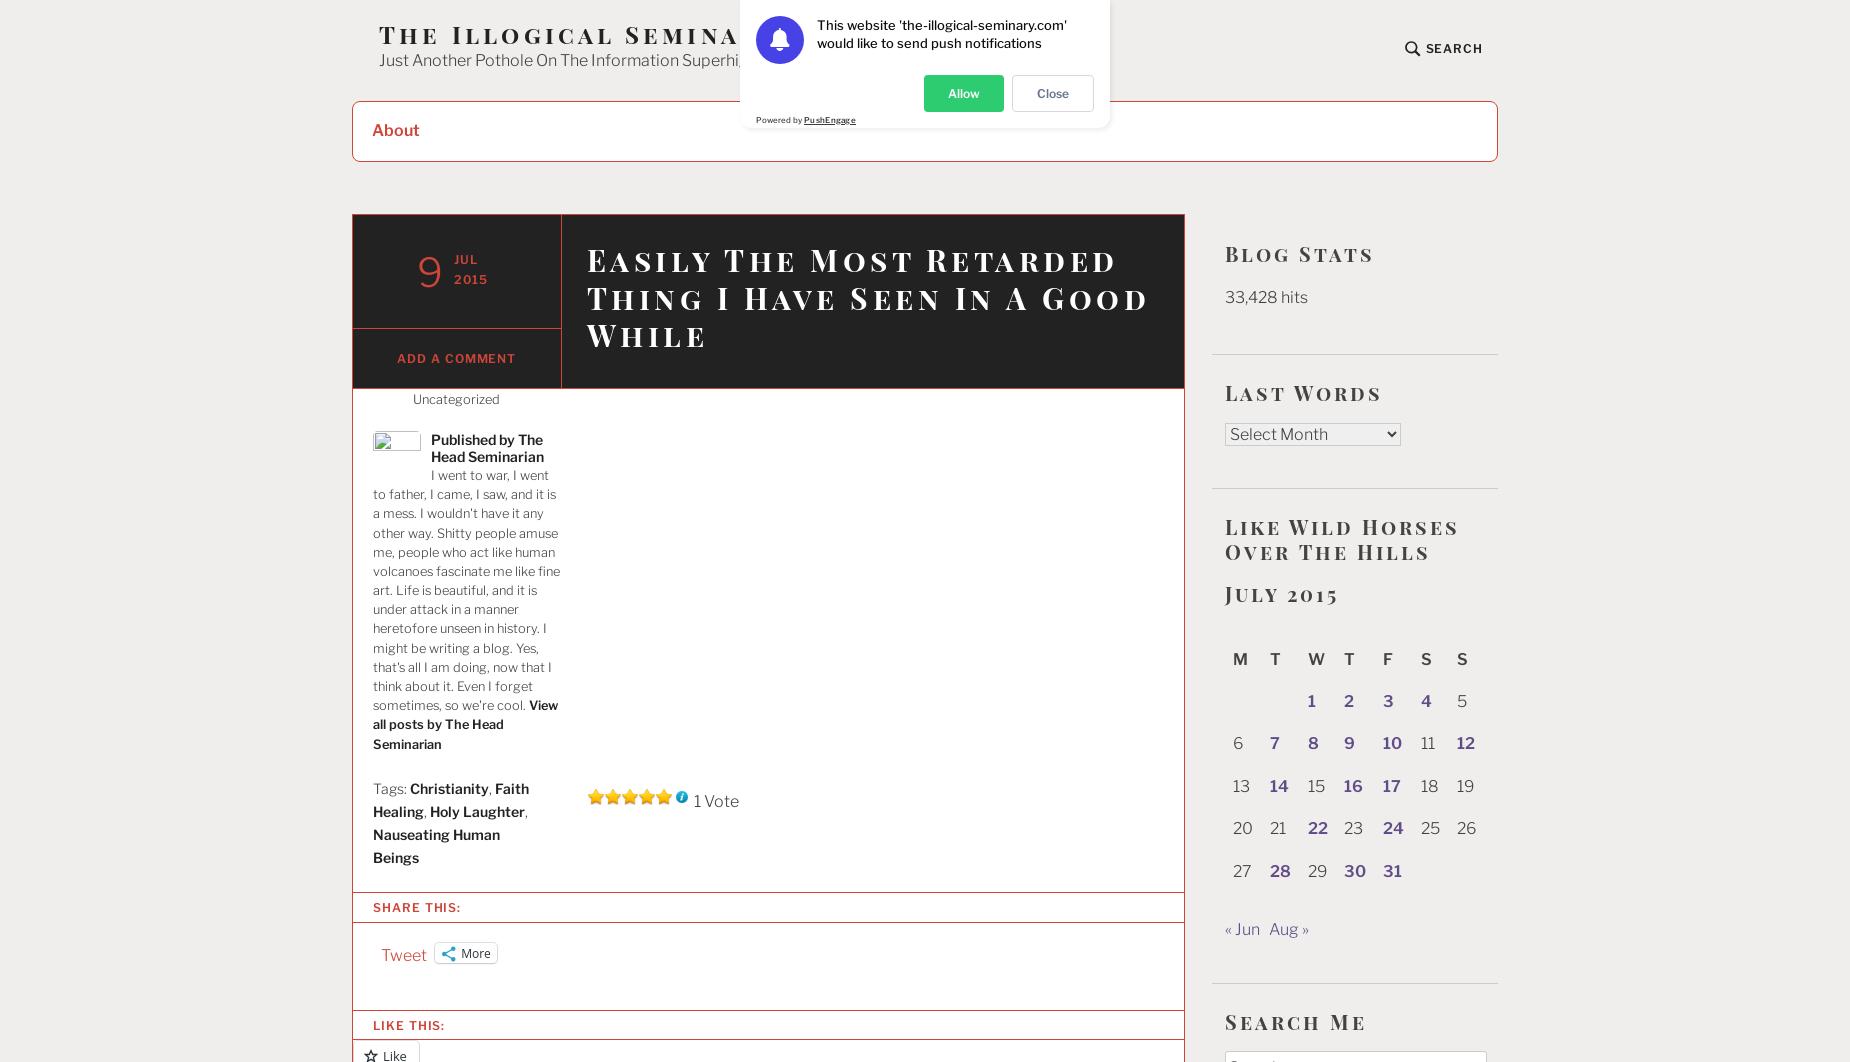  Describe the element at coordinates (1309, 701) in the screenshot. I see `'1'` at that location.